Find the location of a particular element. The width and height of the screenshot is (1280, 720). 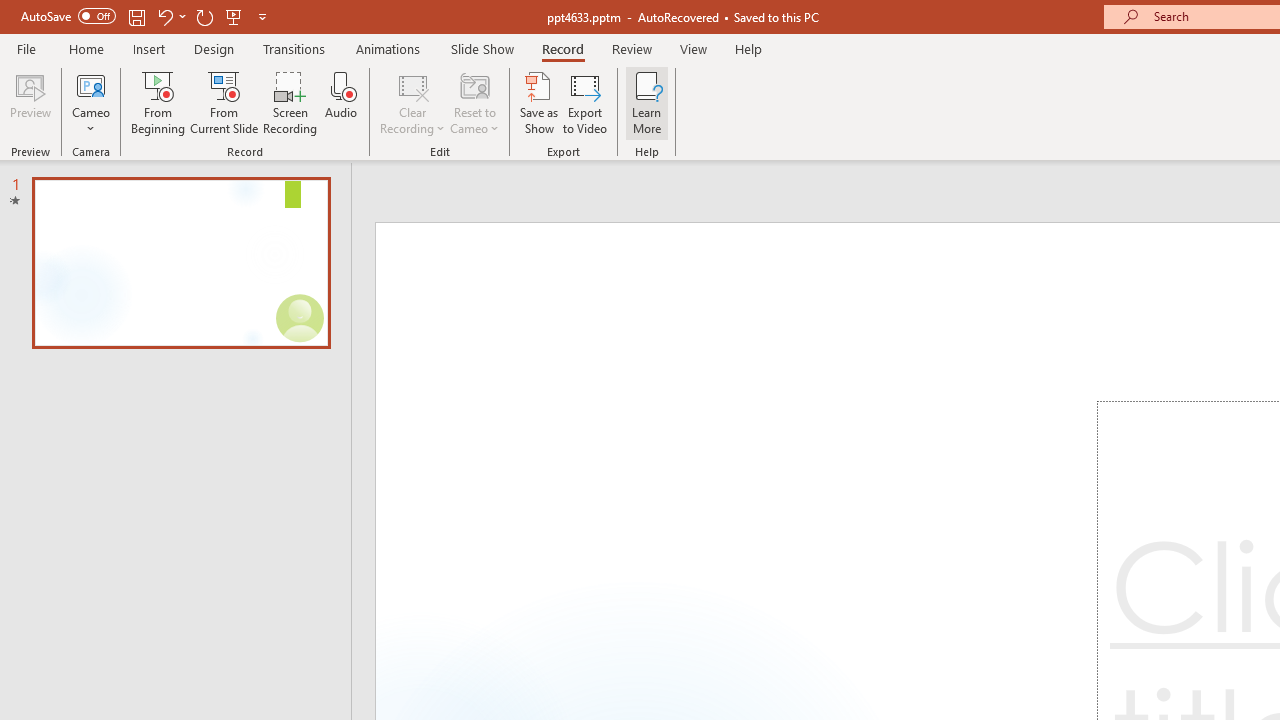

'Transitions' is located at coordinates (294, 48).